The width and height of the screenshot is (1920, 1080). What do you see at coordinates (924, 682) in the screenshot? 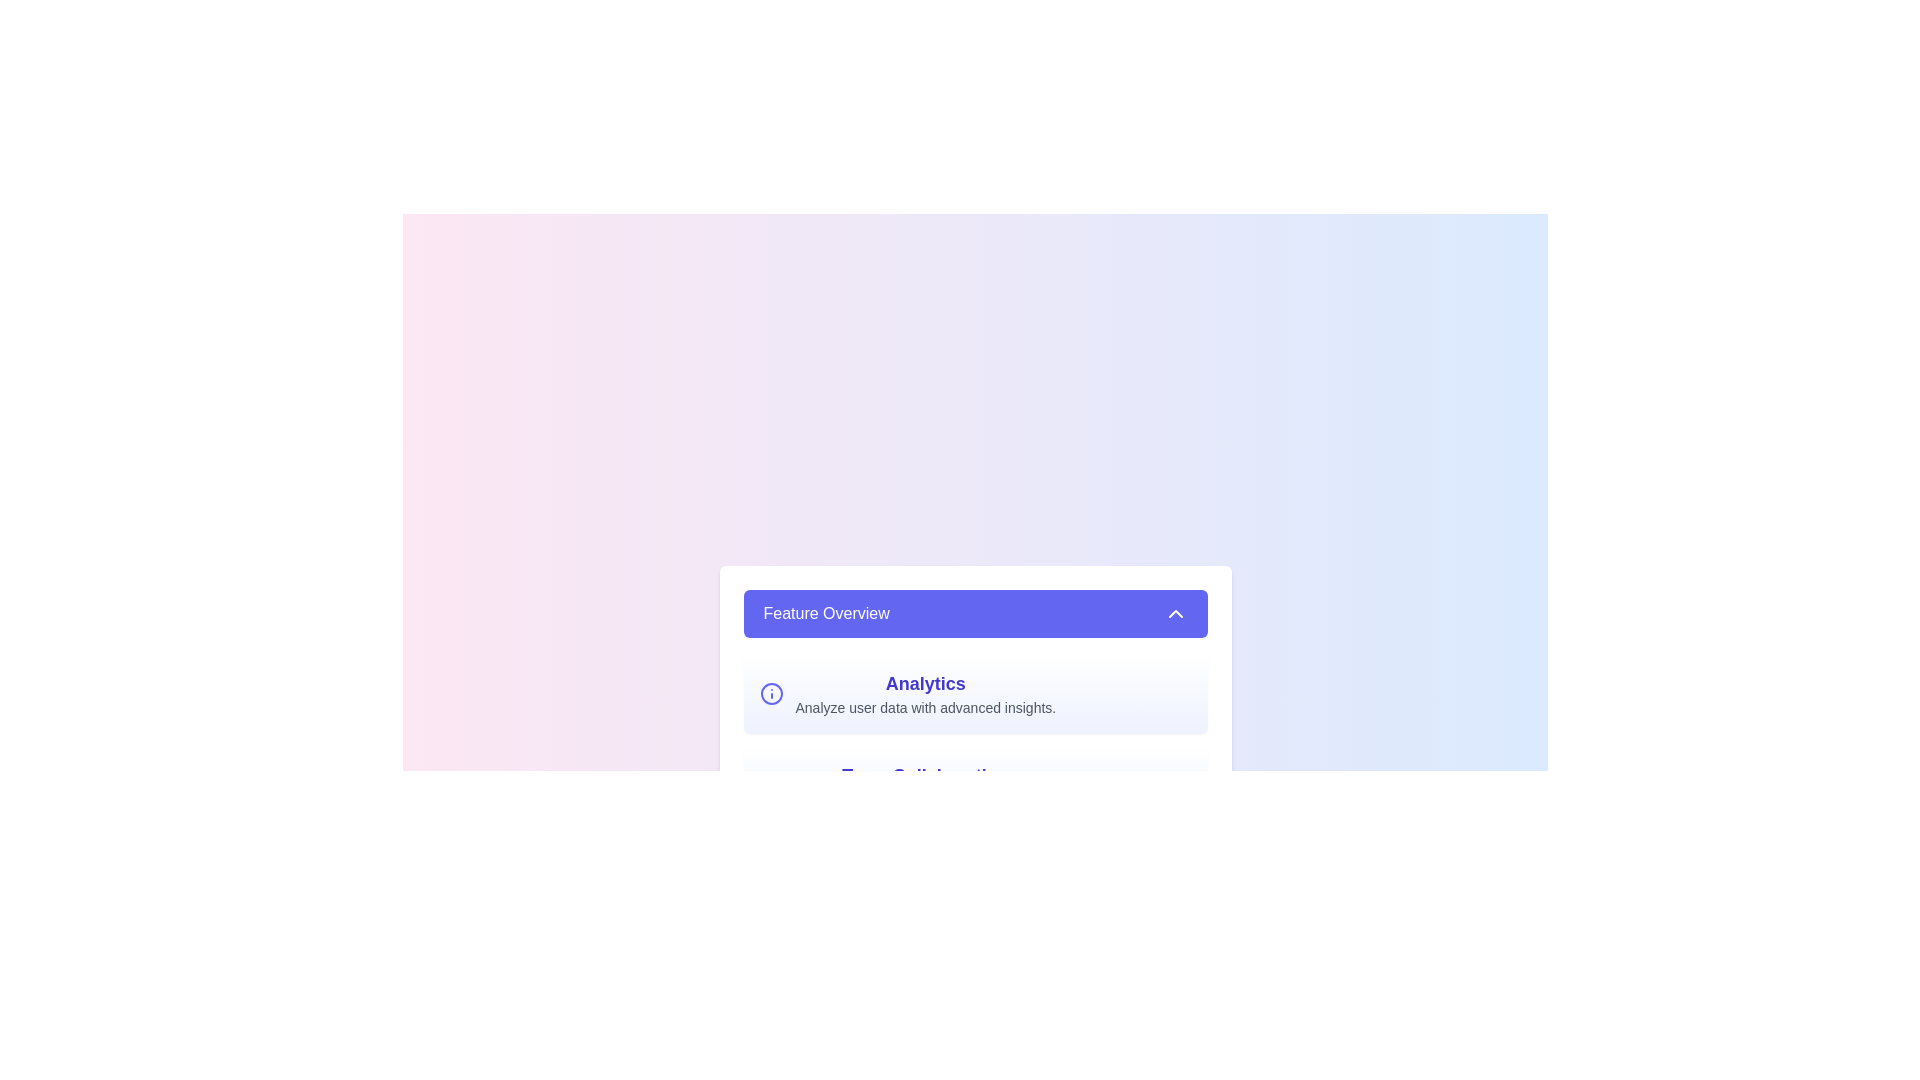
I see `the 'Analytics' text label, which is bold and indigo-blue` at bounding box center [924, 682].